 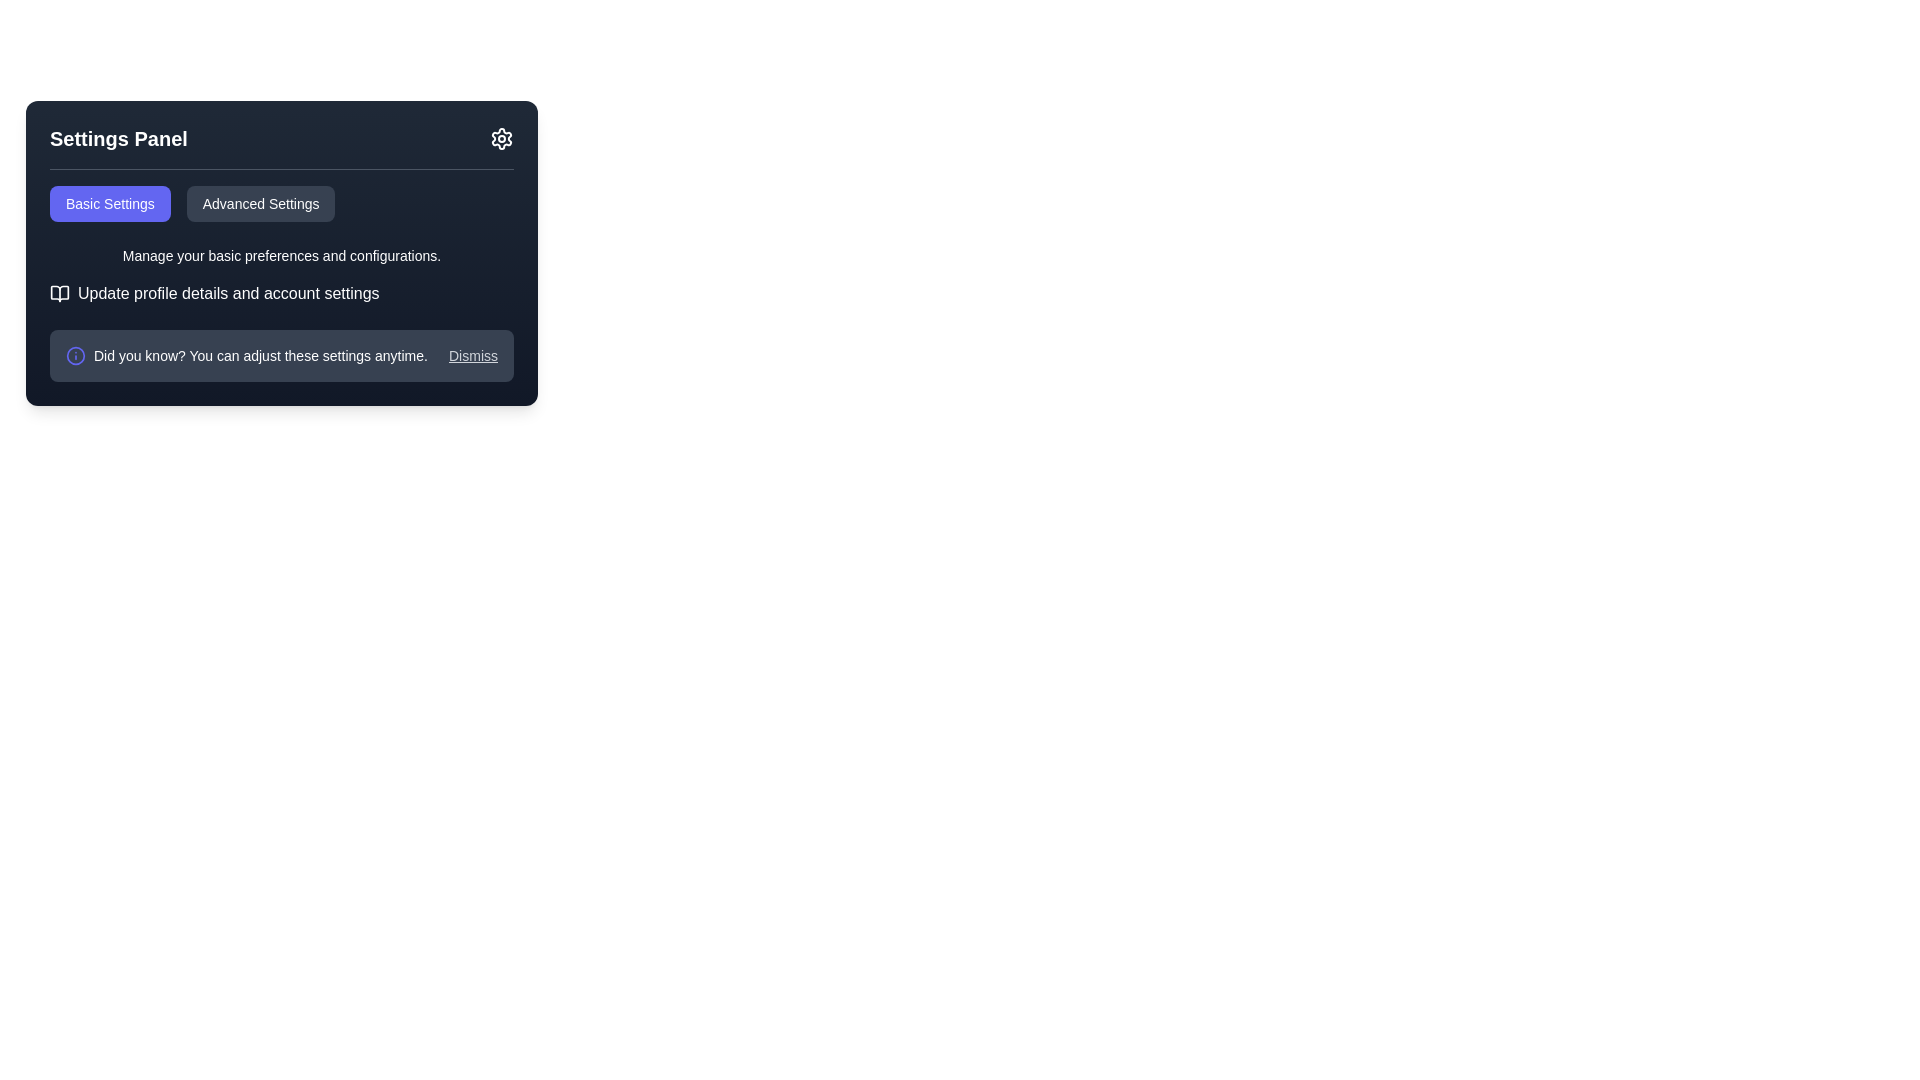 I want to click on the label with an open book icon that prompts to 'Update profile details and account settings', so click(x=281, y=293).